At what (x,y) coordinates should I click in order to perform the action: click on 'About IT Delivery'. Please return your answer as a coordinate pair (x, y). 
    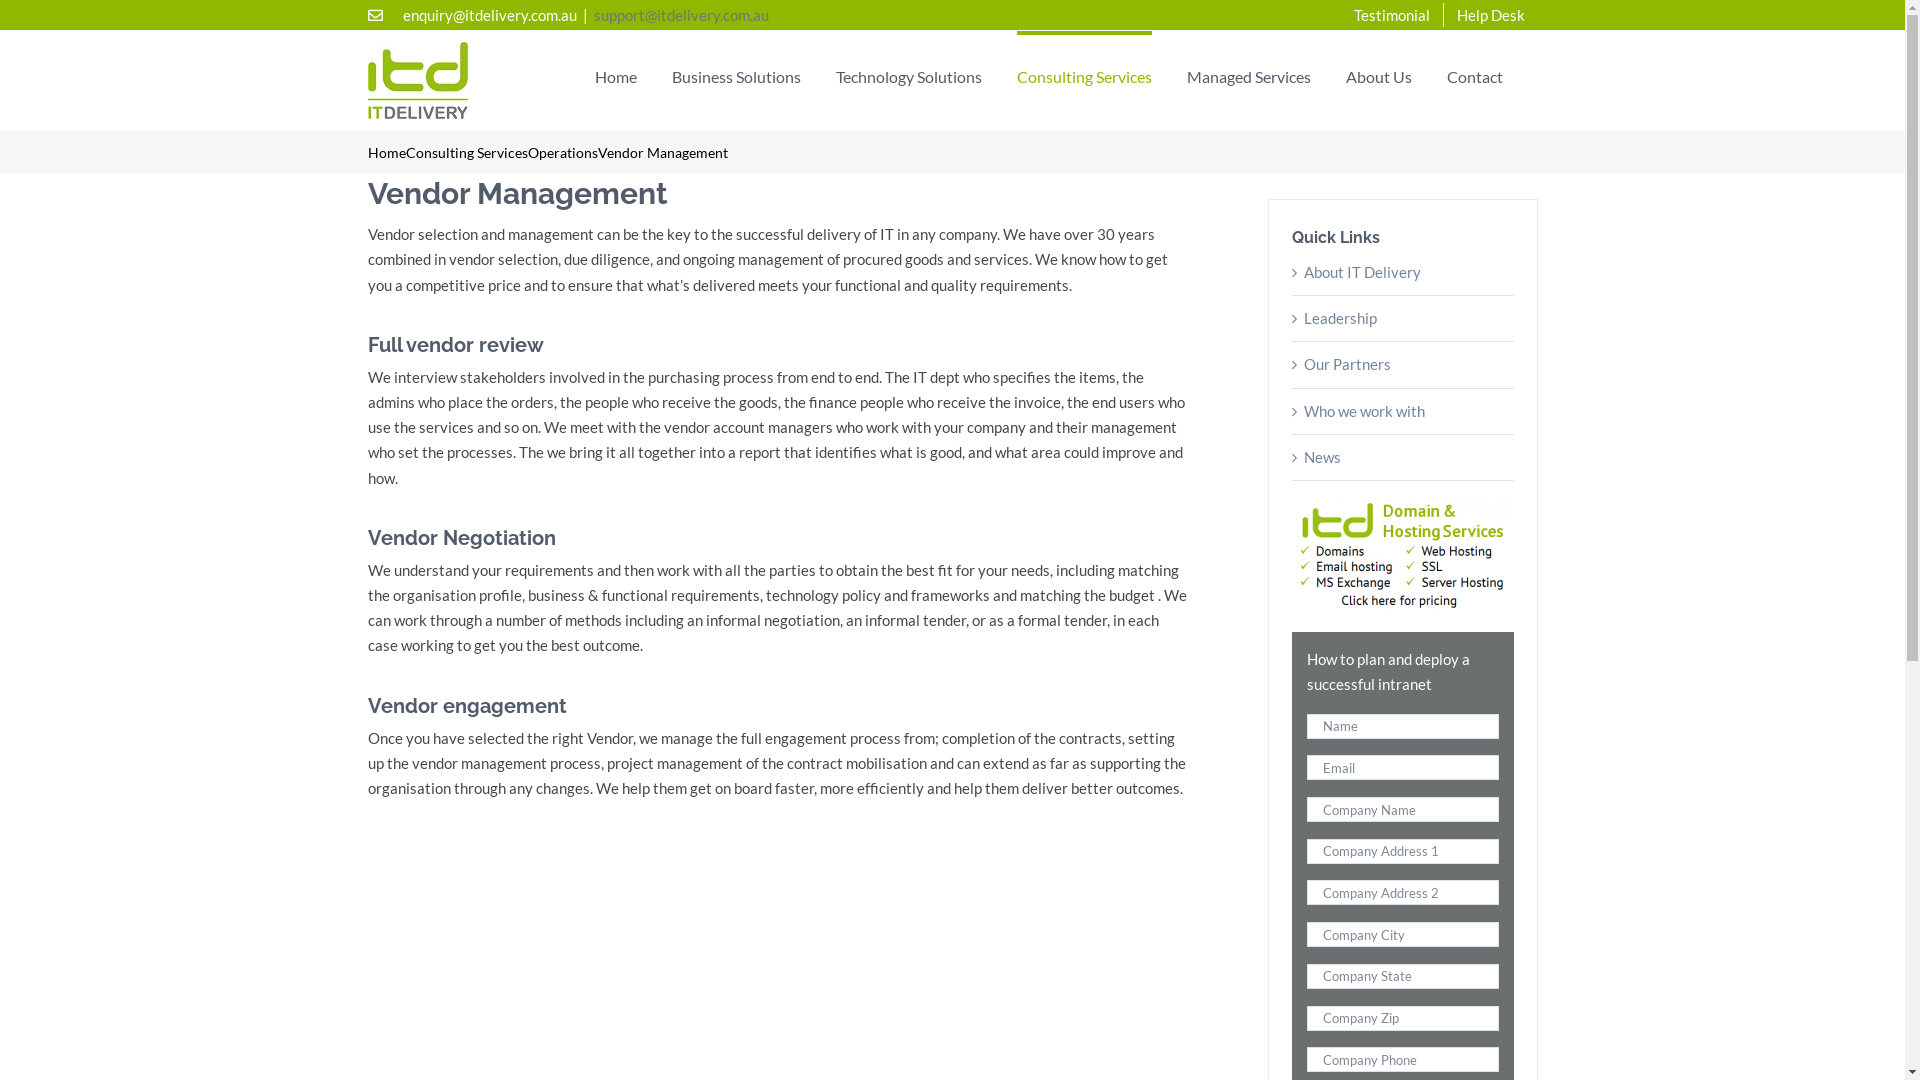
    Looking at the image, I should click on (1304, 272).